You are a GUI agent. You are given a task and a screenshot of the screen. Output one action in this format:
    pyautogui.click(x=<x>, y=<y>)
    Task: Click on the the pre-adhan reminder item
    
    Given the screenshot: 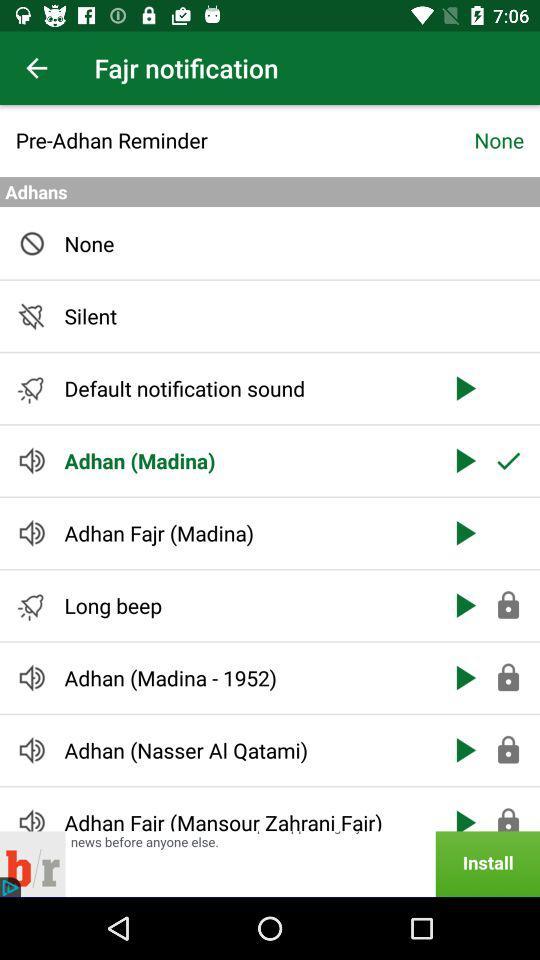 What is the action you would take?
    pyautogui.click(x=245, y=139)
    